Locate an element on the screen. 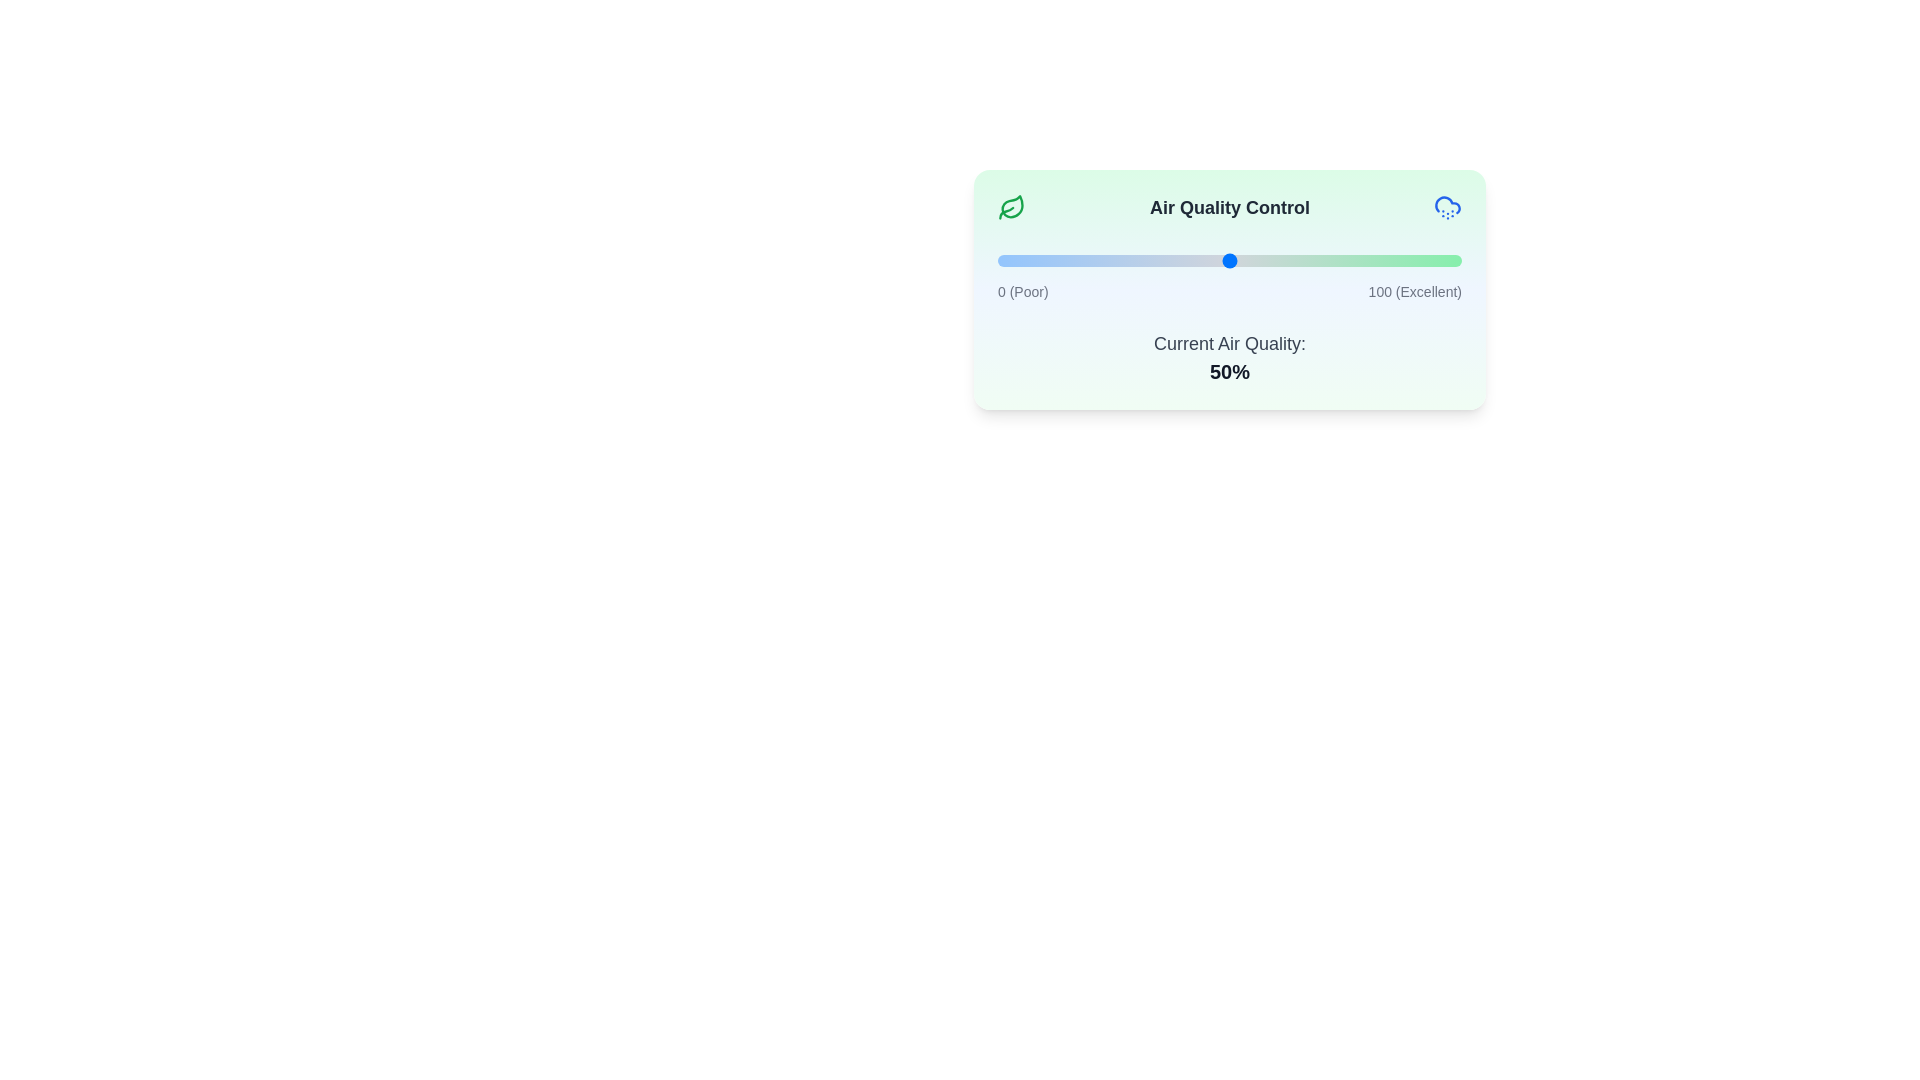 This screenshot has width=1920, height=1080. the air quality slider to 88% is located at coordinates (1405, 260).